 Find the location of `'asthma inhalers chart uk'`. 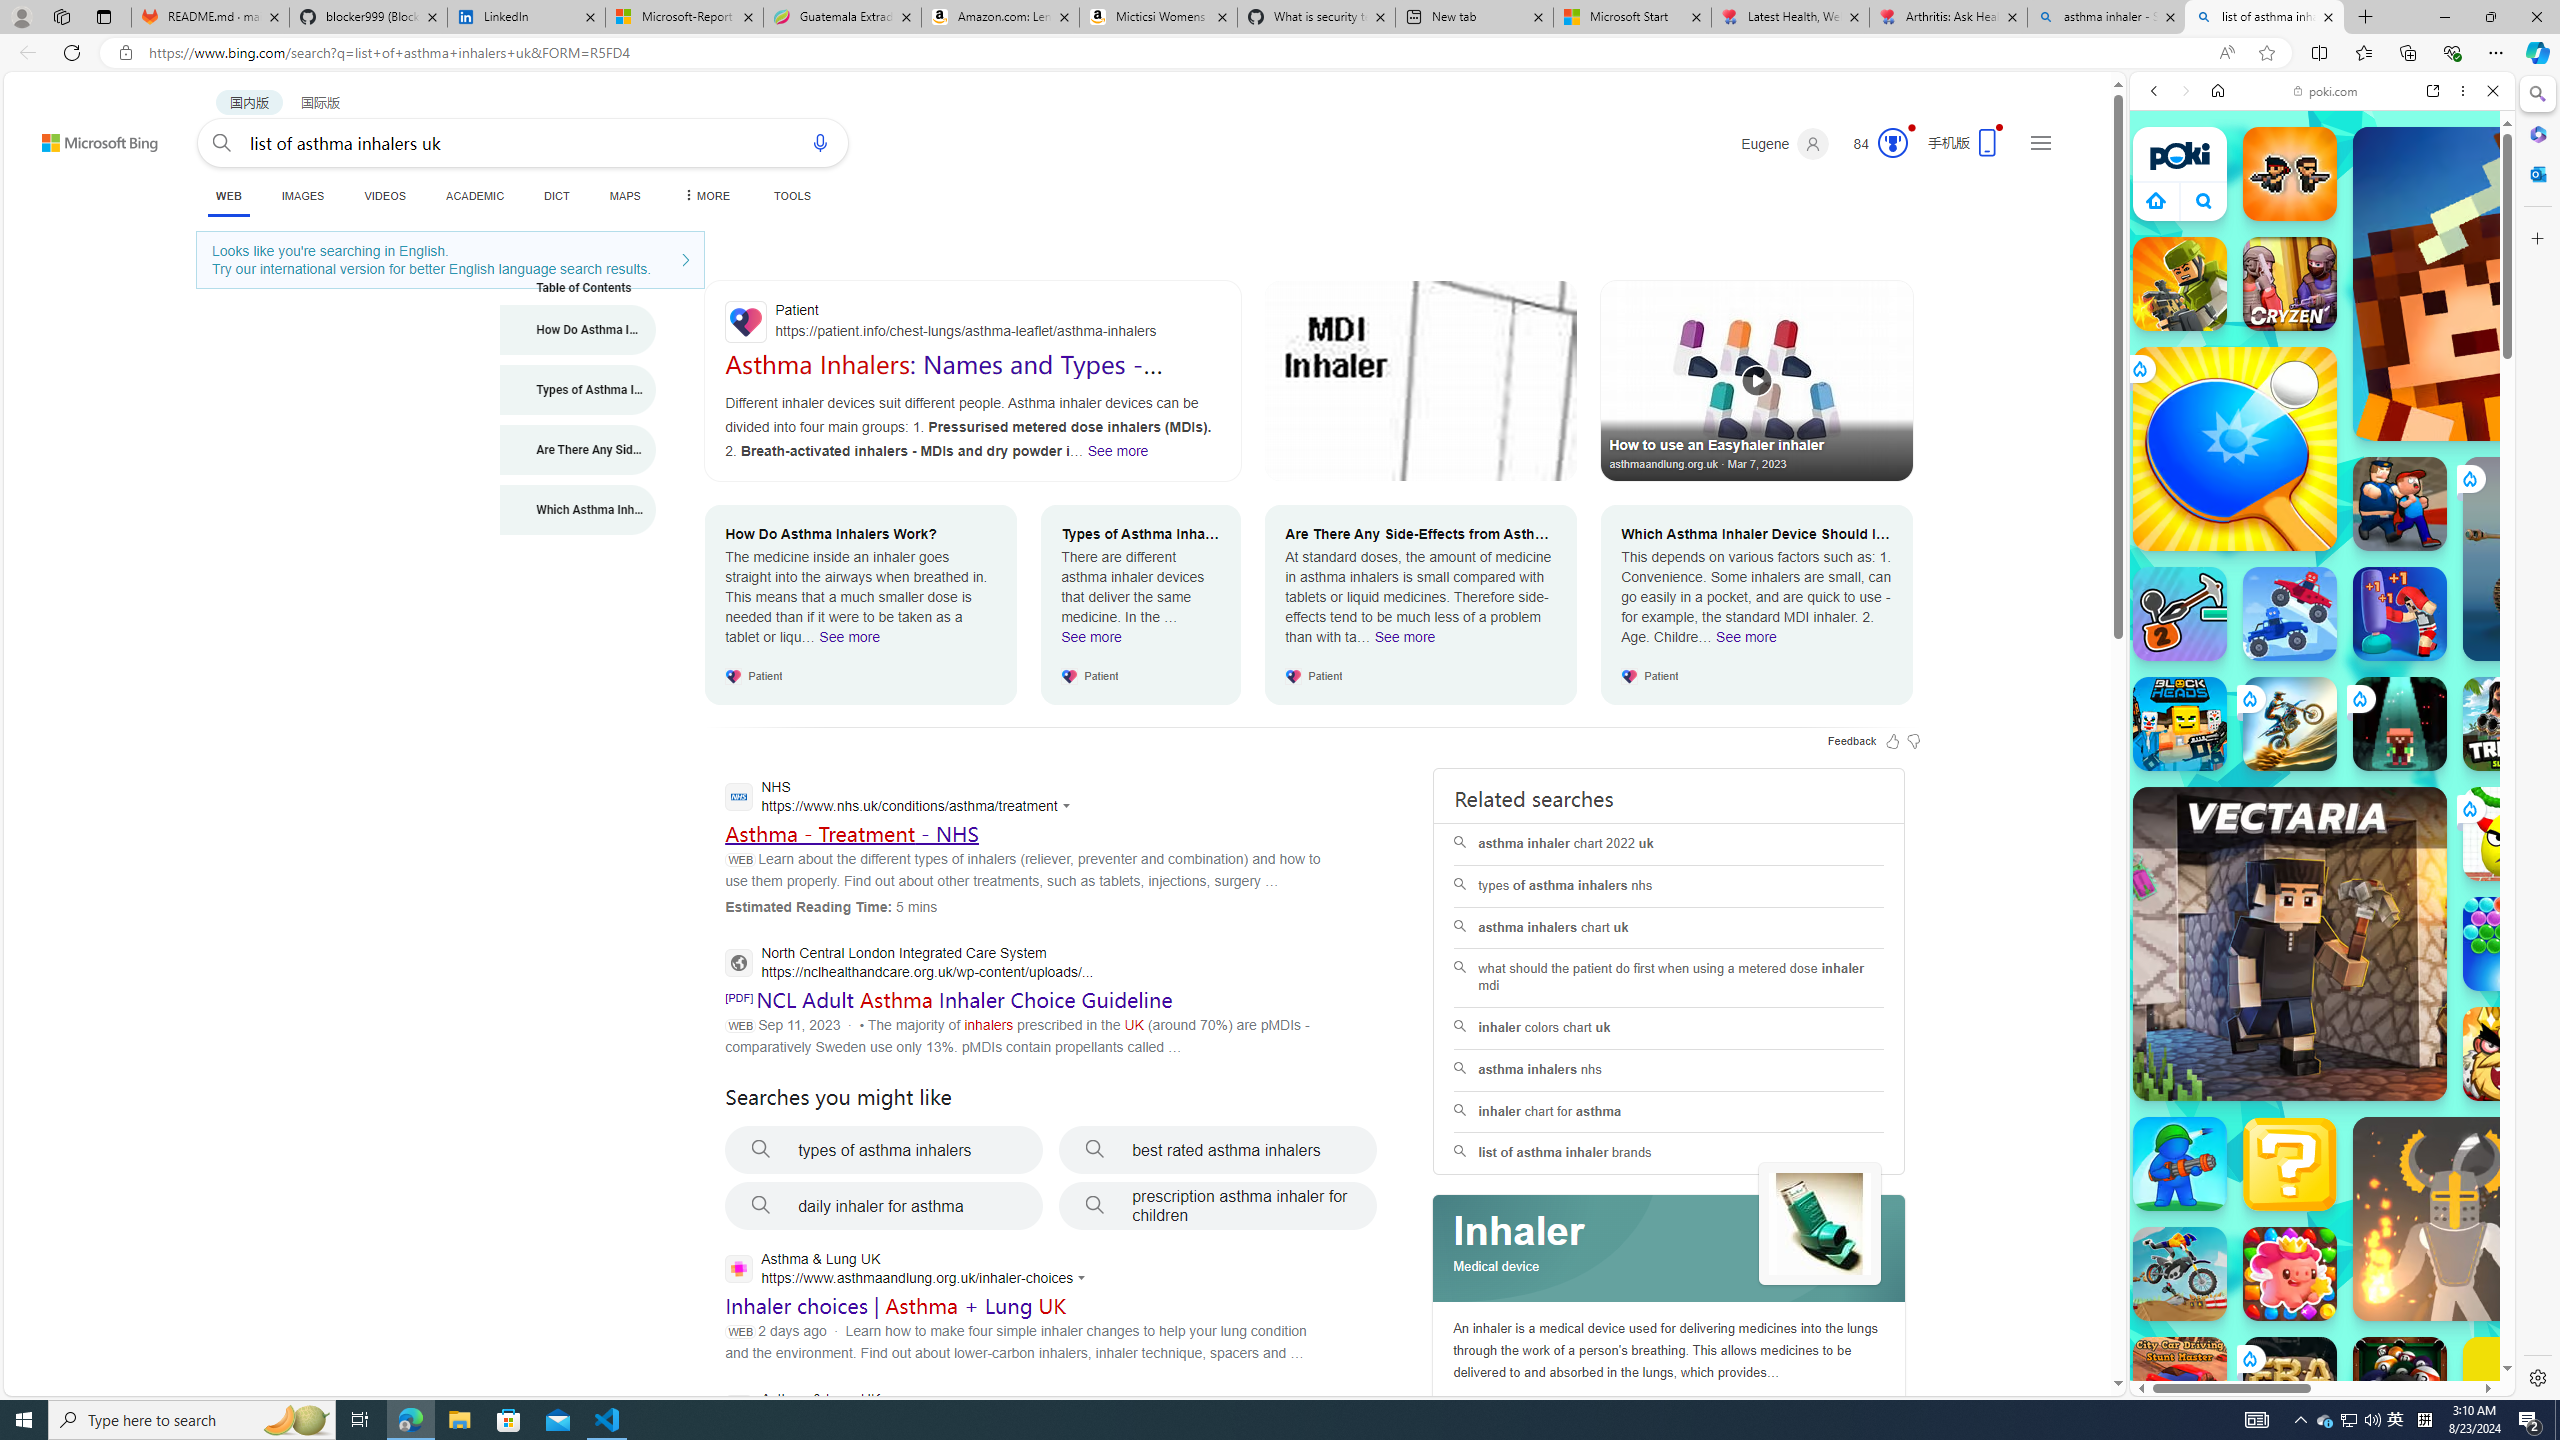

'asthma inhalers chart uk' is located at coordinates (1668, 927).